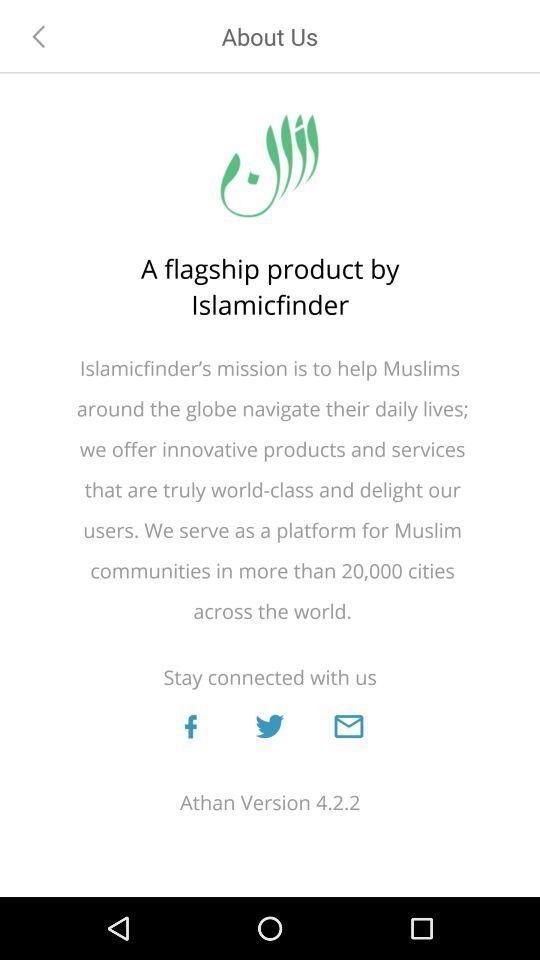 The height and width of the screenshot is (960, 540). Describe the element at coordinates (39, 35) in the screenshot. I see `the arrow_backward icon` at that location.